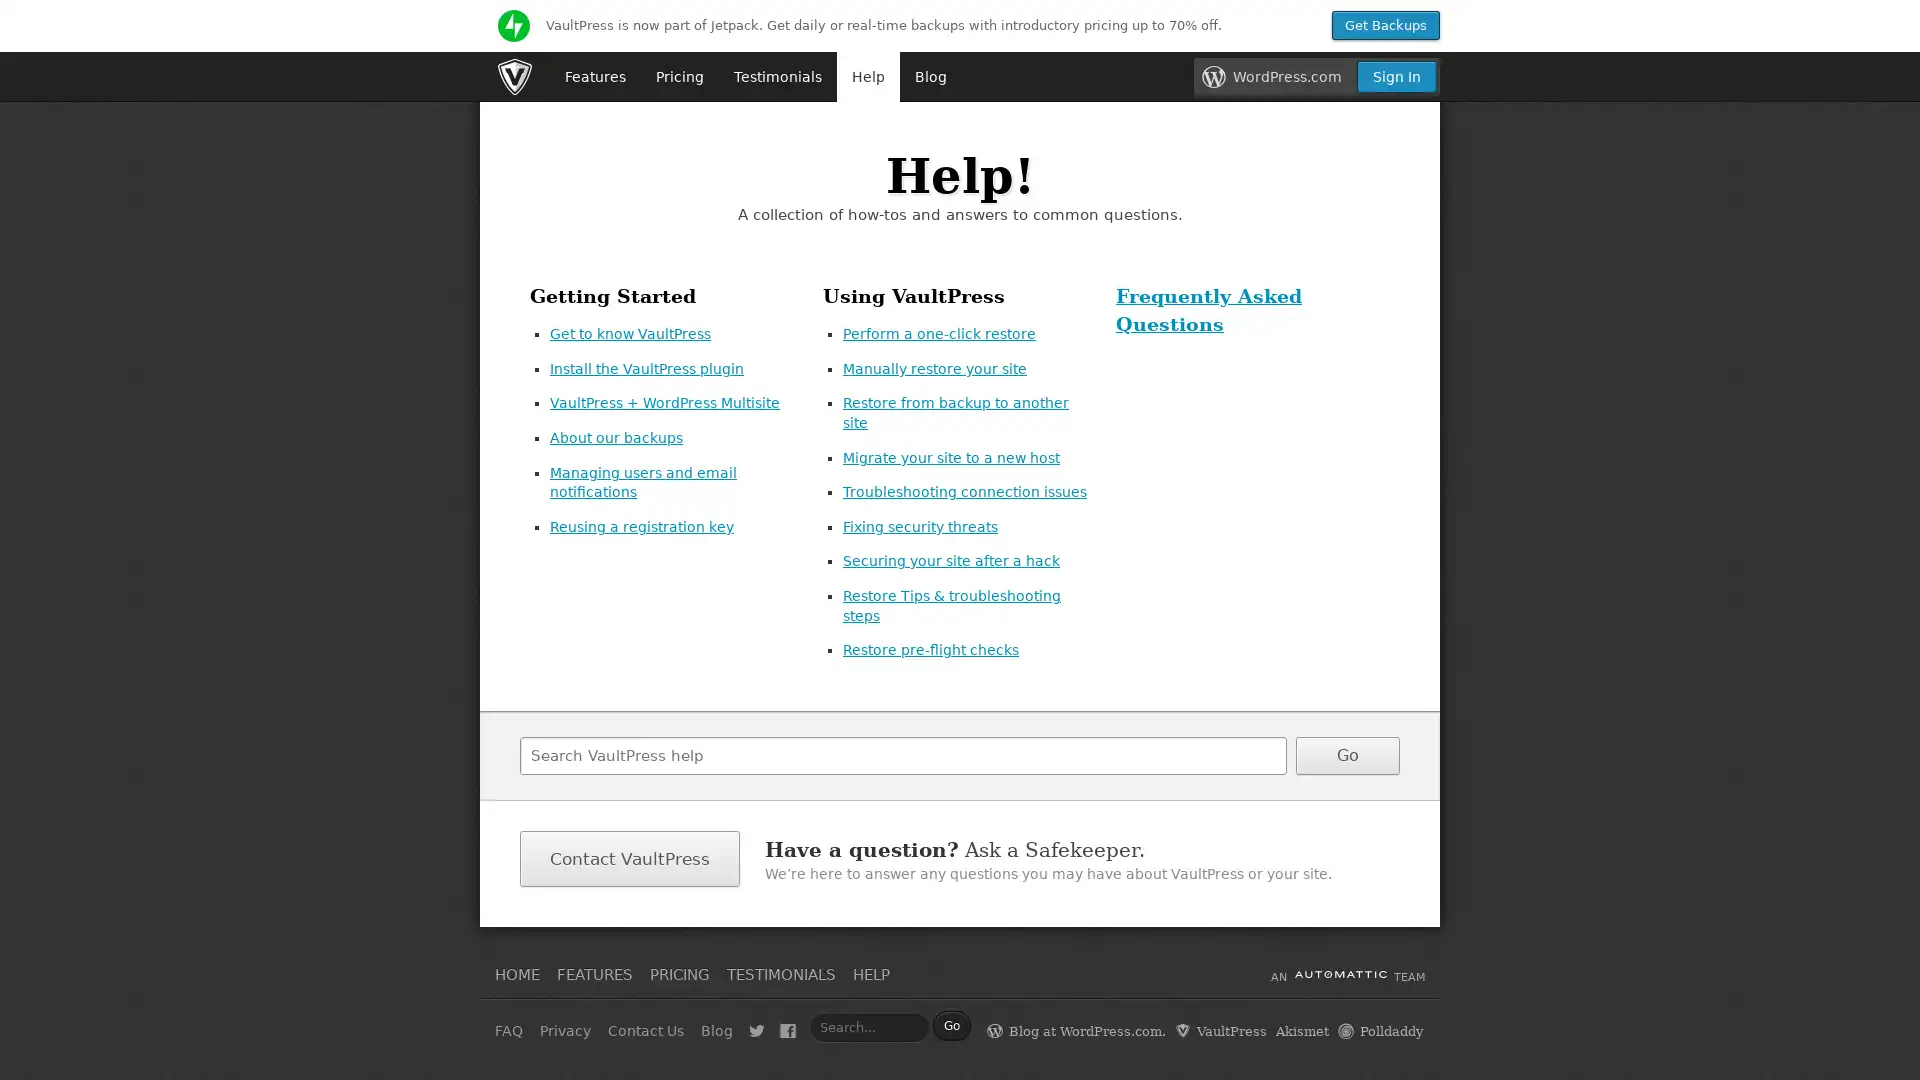 This screenshot has height=1080, width=1920. What do you see at coordinates (1348, 755) in the screenshot?
I see `Go` at bounding box center [1348, 755].